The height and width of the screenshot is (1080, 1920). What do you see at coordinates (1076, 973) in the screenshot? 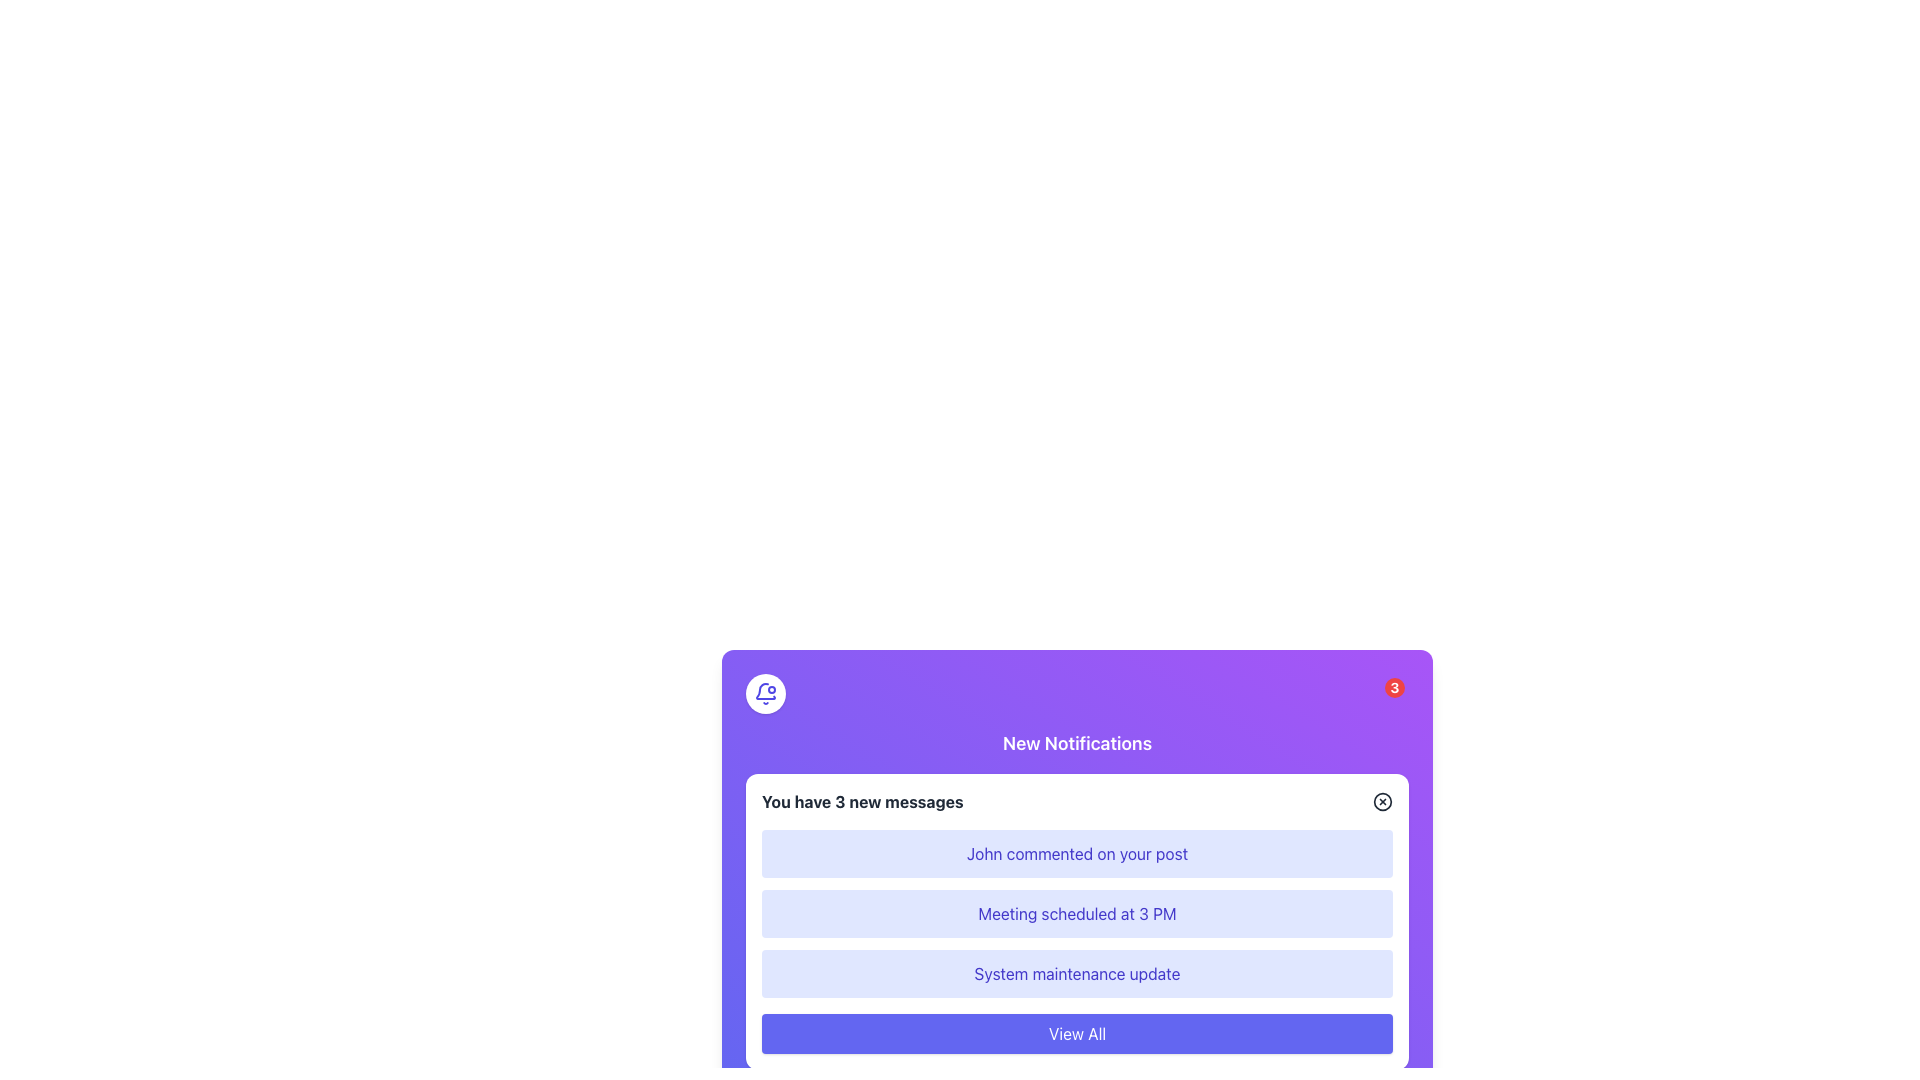
I see `notification message in the third notification block with rounded corners and a light indigo background that reads 'System maintenance update.'` at bounding box center [1076, 973].